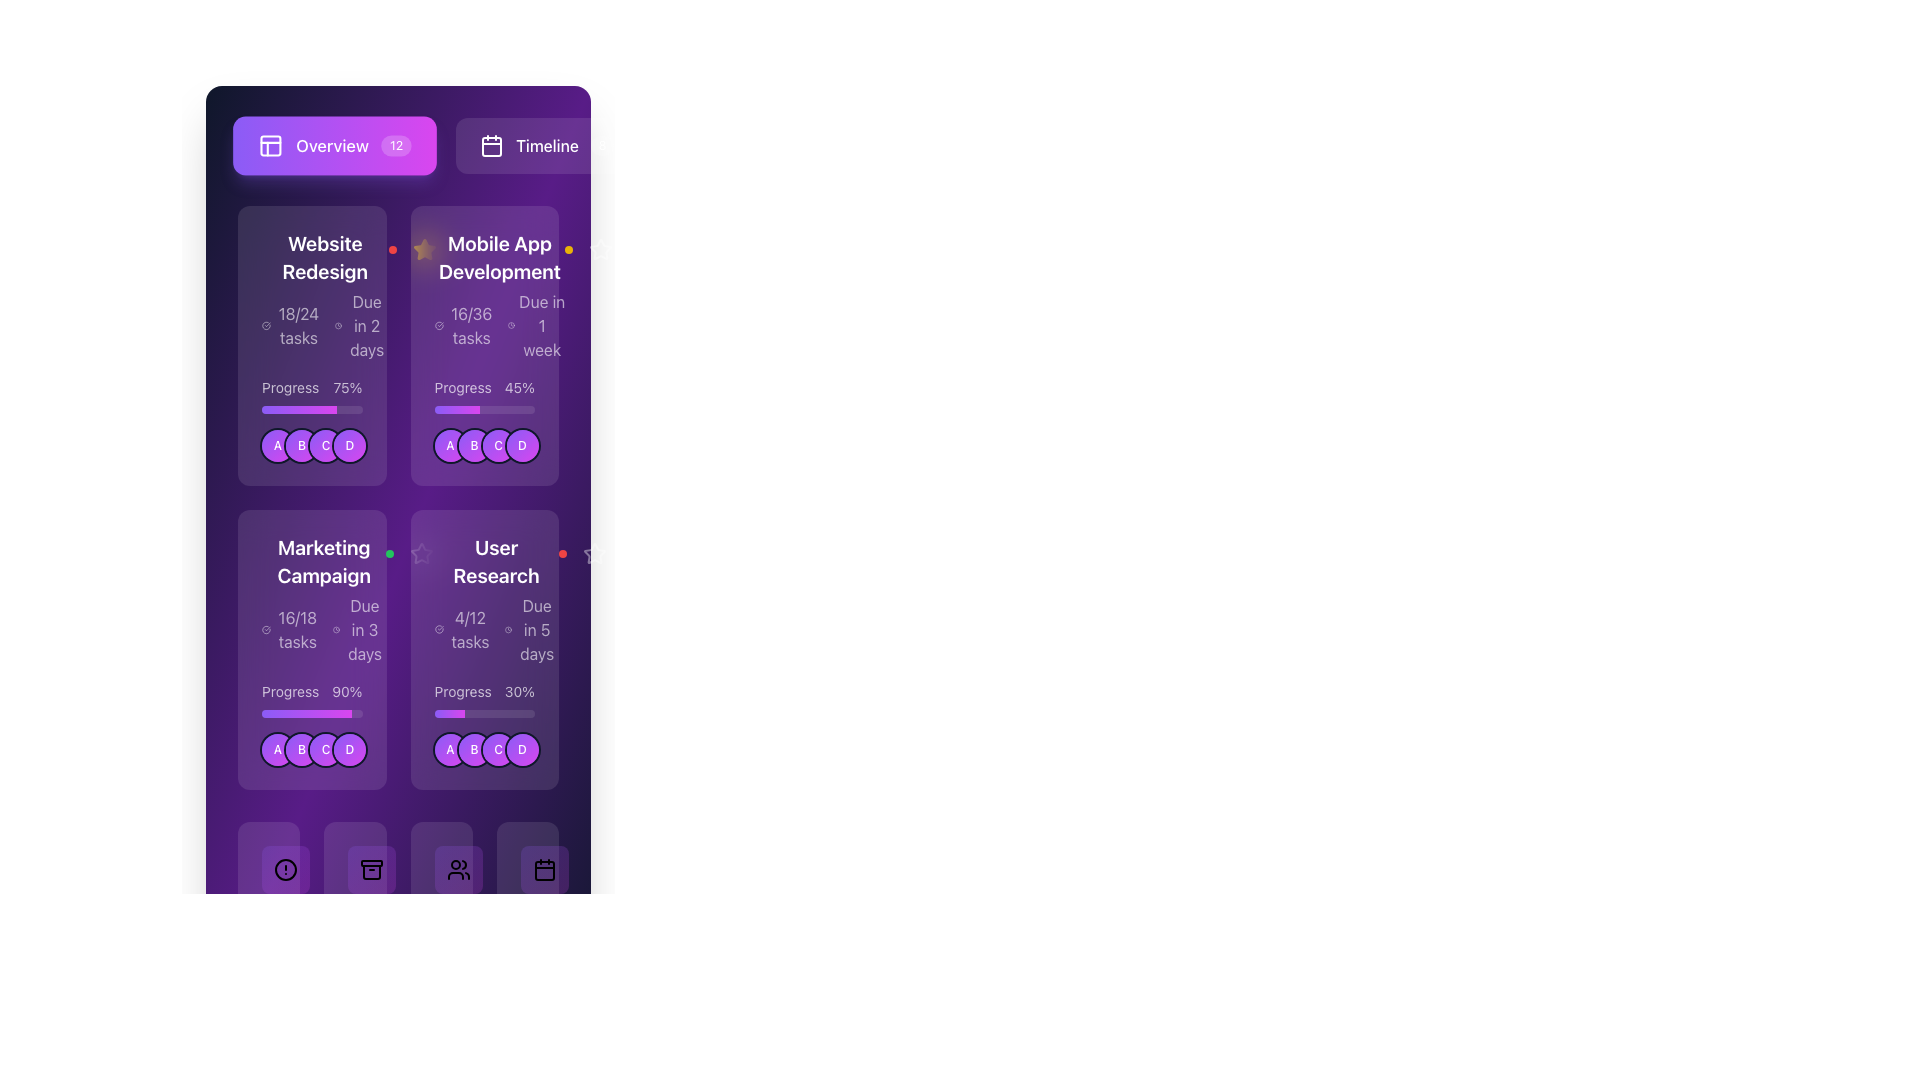  I want to click on the static text indicating the progress percentage of the 'Marketing Campaign', located to the right of the 'Progress' label, so click(347, 690).